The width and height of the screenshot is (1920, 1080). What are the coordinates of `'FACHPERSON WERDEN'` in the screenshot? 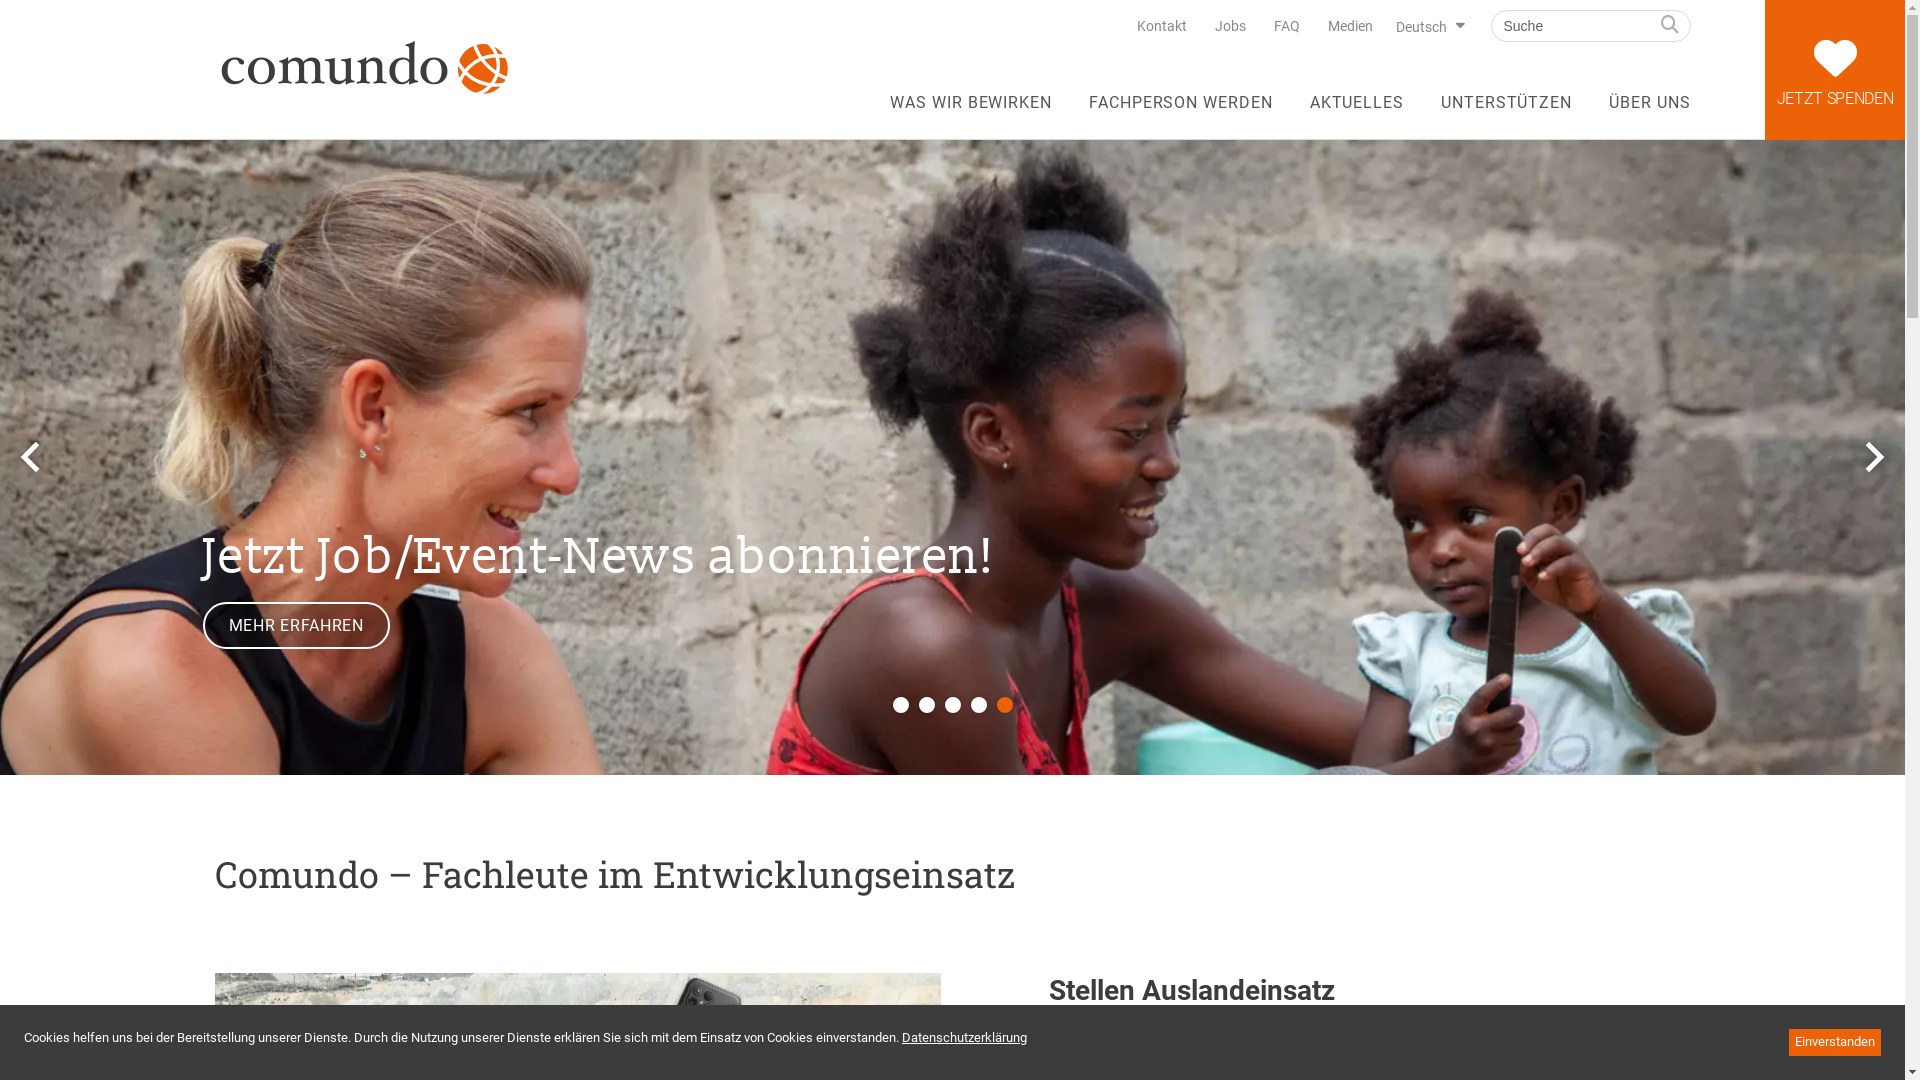 It's located at (1180, 111).